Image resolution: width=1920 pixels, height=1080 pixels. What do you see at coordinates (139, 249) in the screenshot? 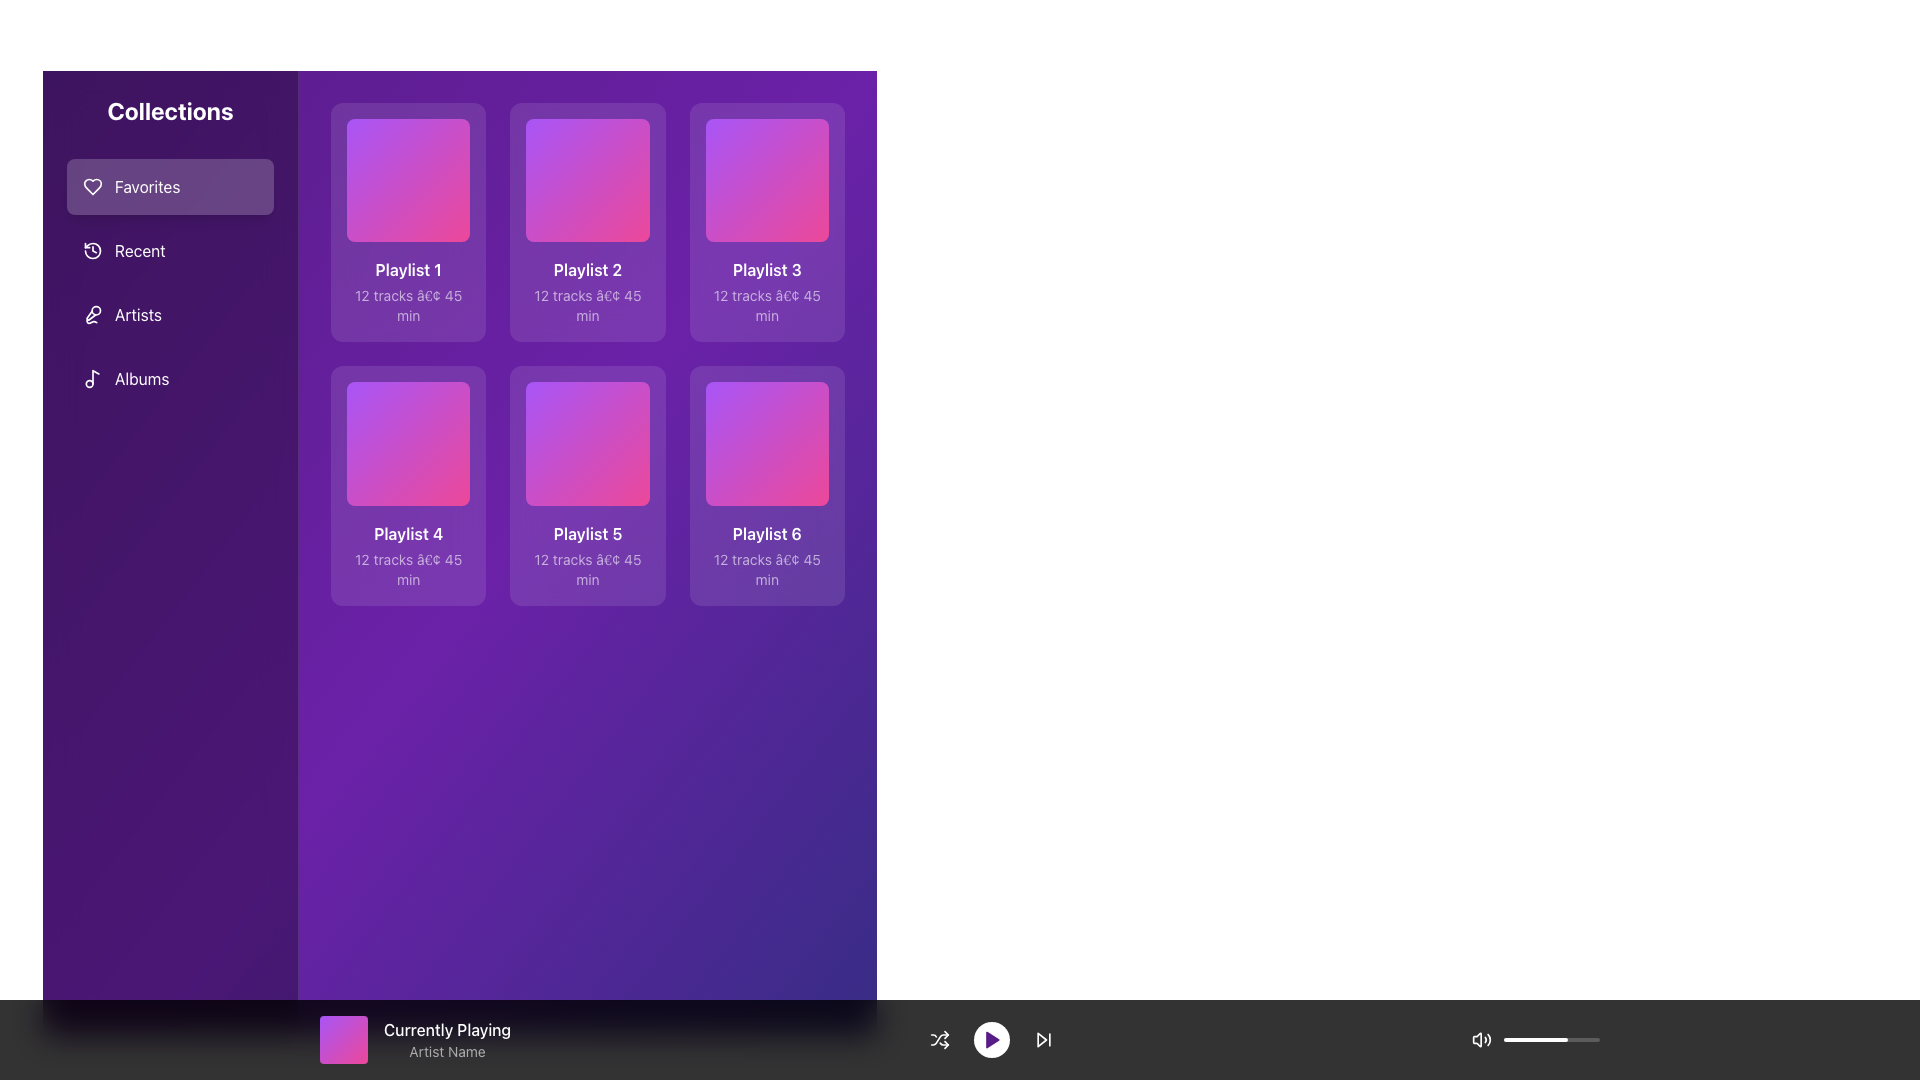
I see `the 'Recent' text label, which is the second item in the vertical list of the sidebar menu` at bounding box center [139, 249].